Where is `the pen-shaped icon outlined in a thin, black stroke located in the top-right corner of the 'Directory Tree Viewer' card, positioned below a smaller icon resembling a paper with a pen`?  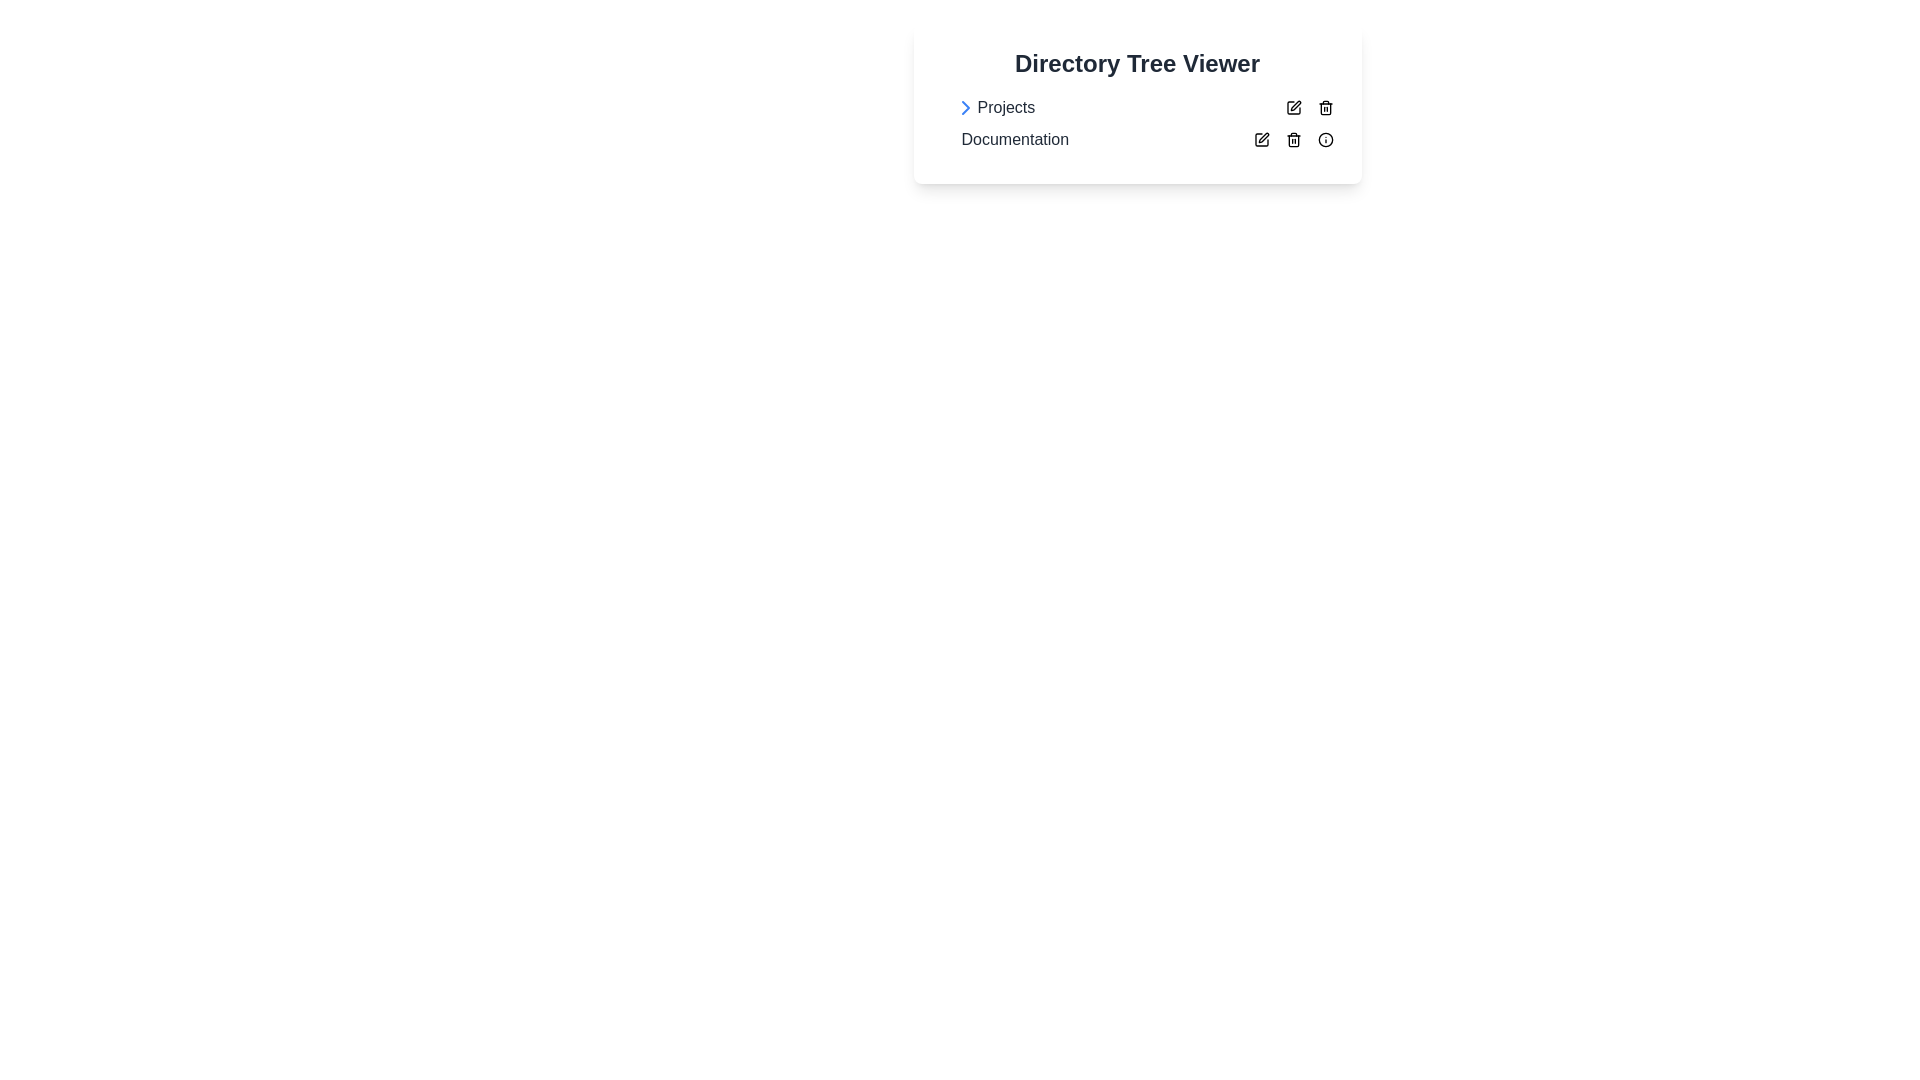
the pen-shaped icon outlined in a thin, black stroke located in the top-right corner of the 'Directory Tree Viewer' card, positioned below a smaller icon resembling a paper with a pen is located at coordinates (1260, 138).